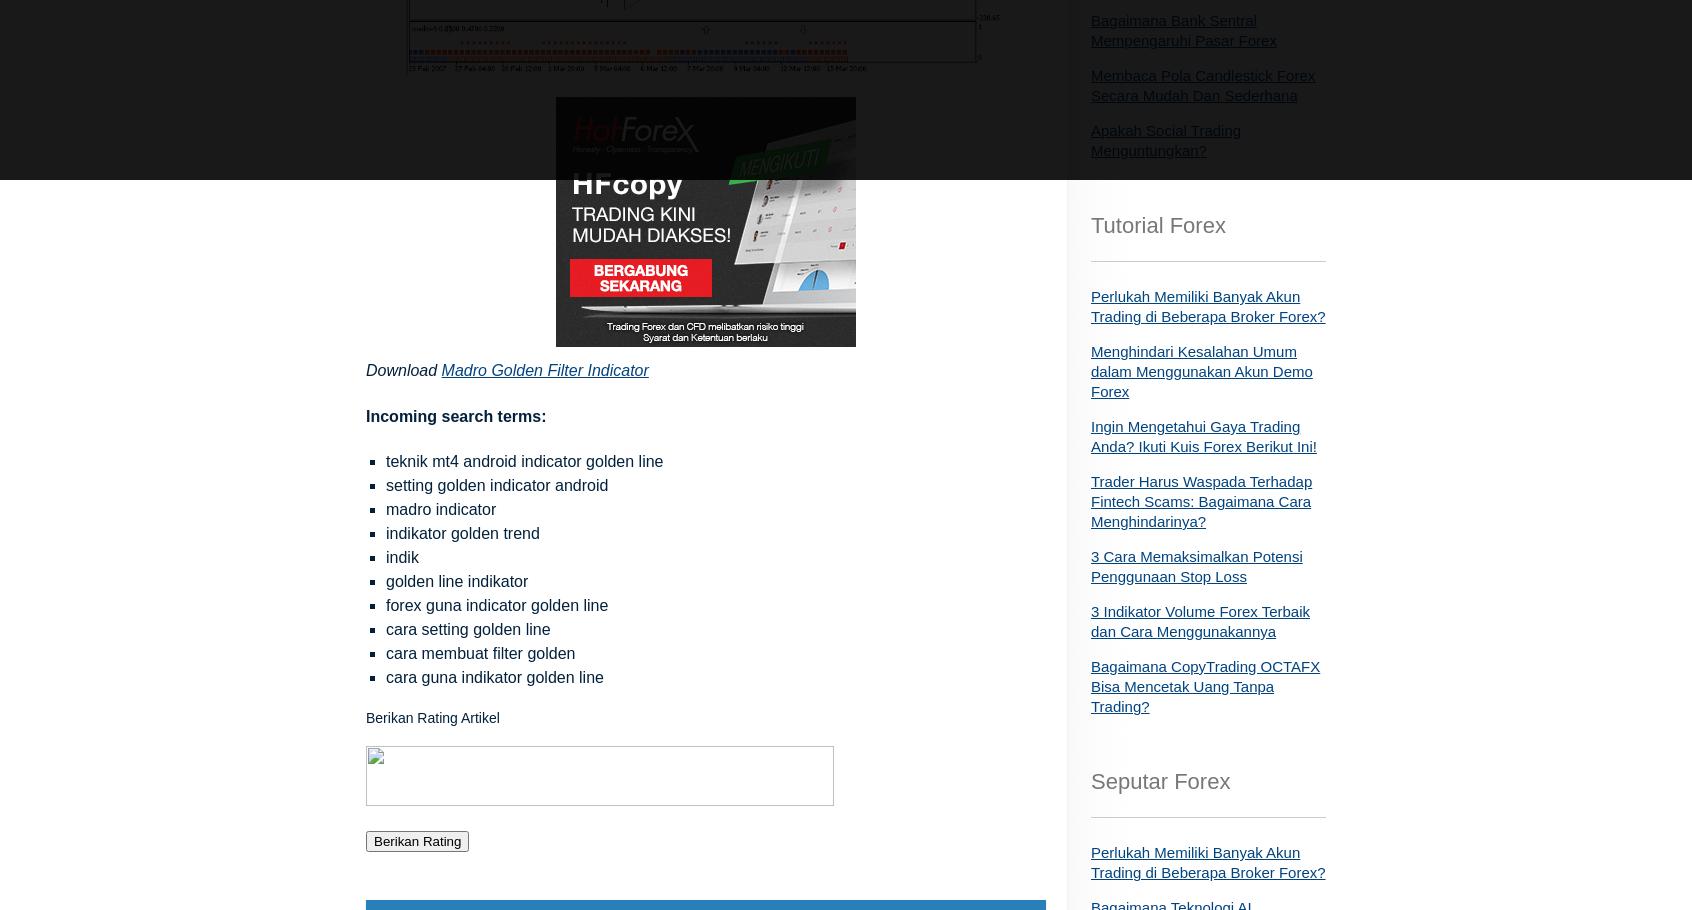 This screenshot has height=910, width=1692. What do you see at coordinates (456, 580) in the screenshot?
I see `'golden line indikator'` at bounding box center [456, 580].